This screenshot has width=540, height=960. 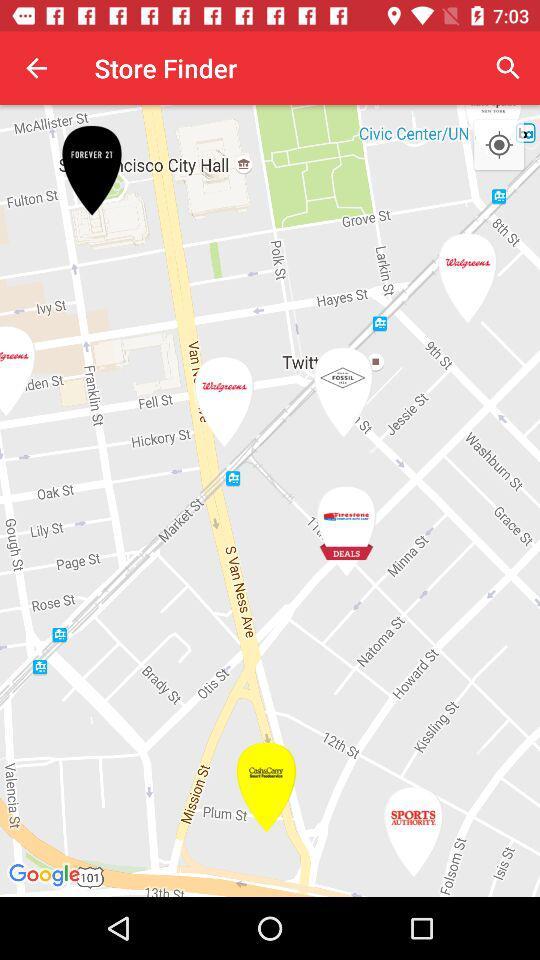 What do you see at coordinates (270, 500) in the screenshot?
I see `the item at the center` at bounding box center [270, 500].